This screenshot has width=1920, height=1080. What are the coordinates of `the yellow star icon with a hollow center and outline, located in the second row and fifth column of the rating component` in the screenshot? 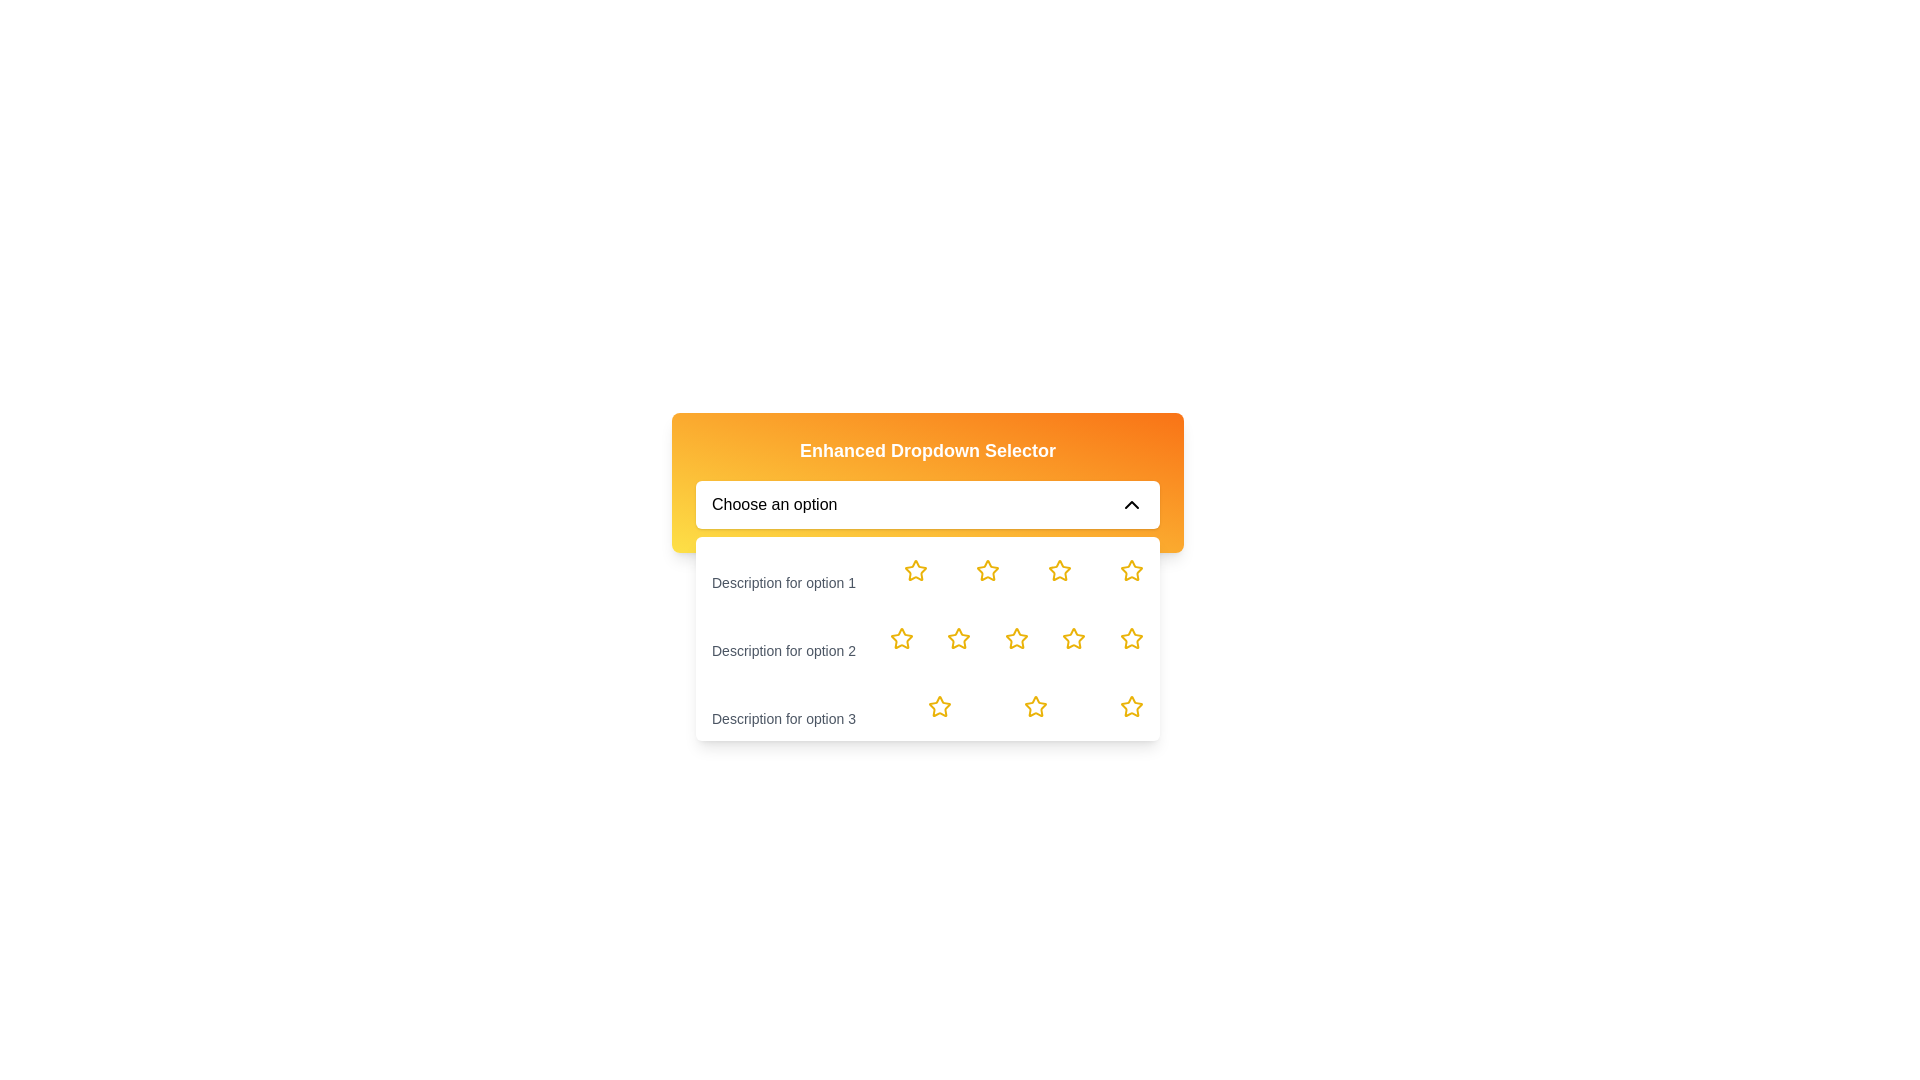 It's located at (1132, 638).